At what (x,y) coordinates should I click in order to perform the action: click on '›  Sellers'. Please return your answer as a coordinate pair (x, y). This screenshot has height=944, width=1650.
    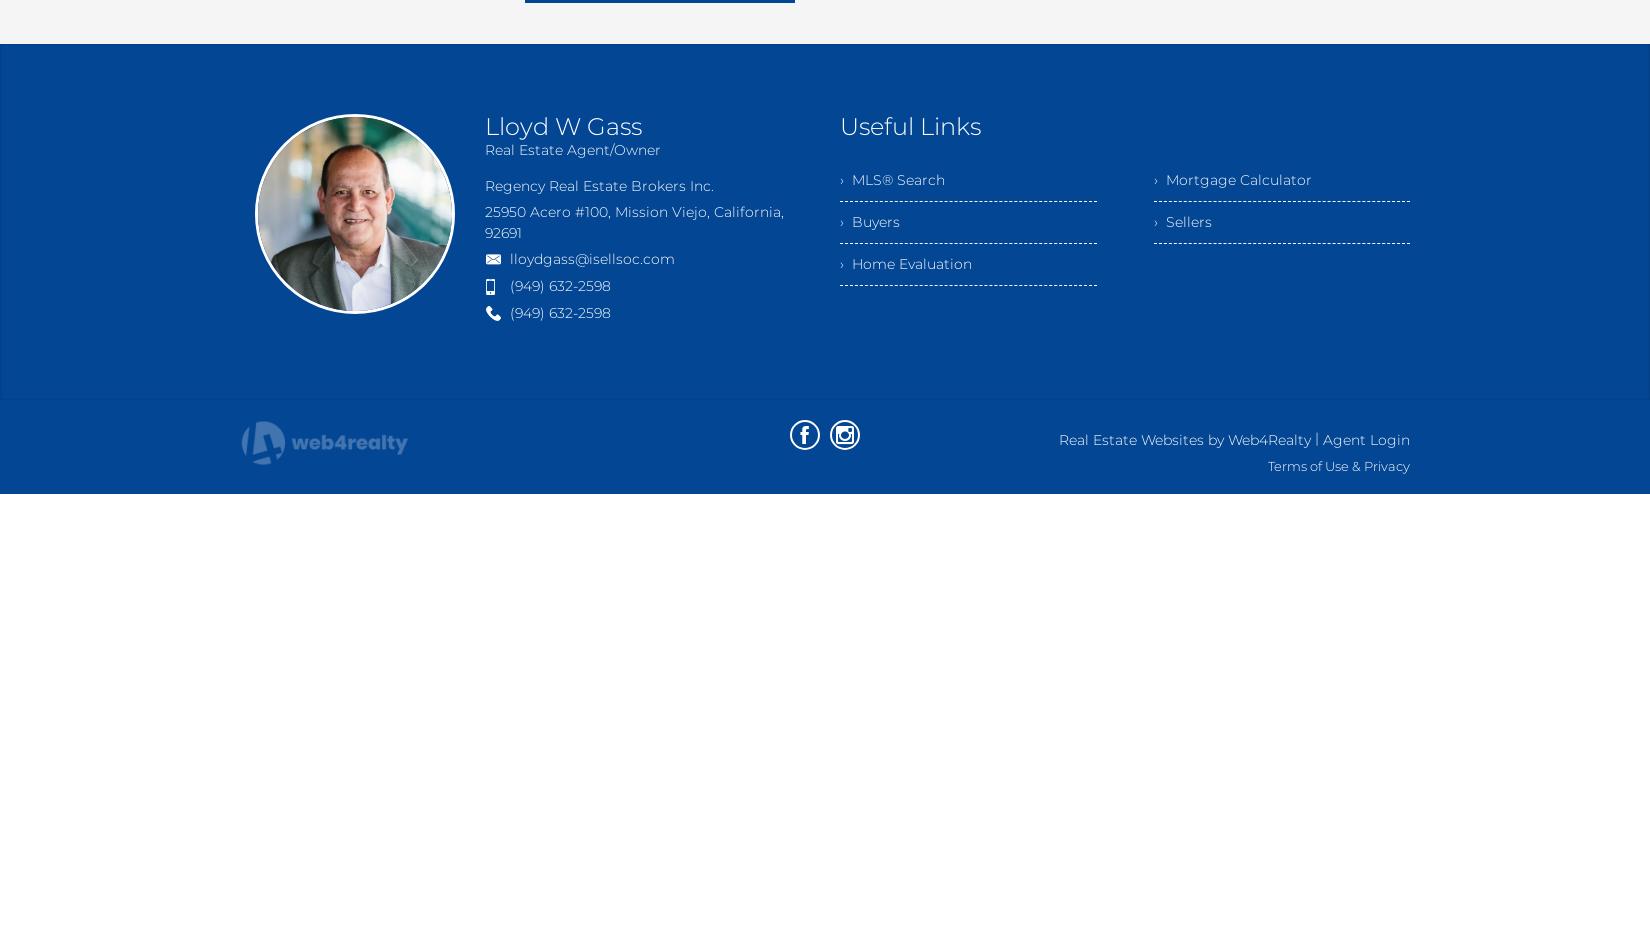
    Looking at the image, I should click on (1182, 221).